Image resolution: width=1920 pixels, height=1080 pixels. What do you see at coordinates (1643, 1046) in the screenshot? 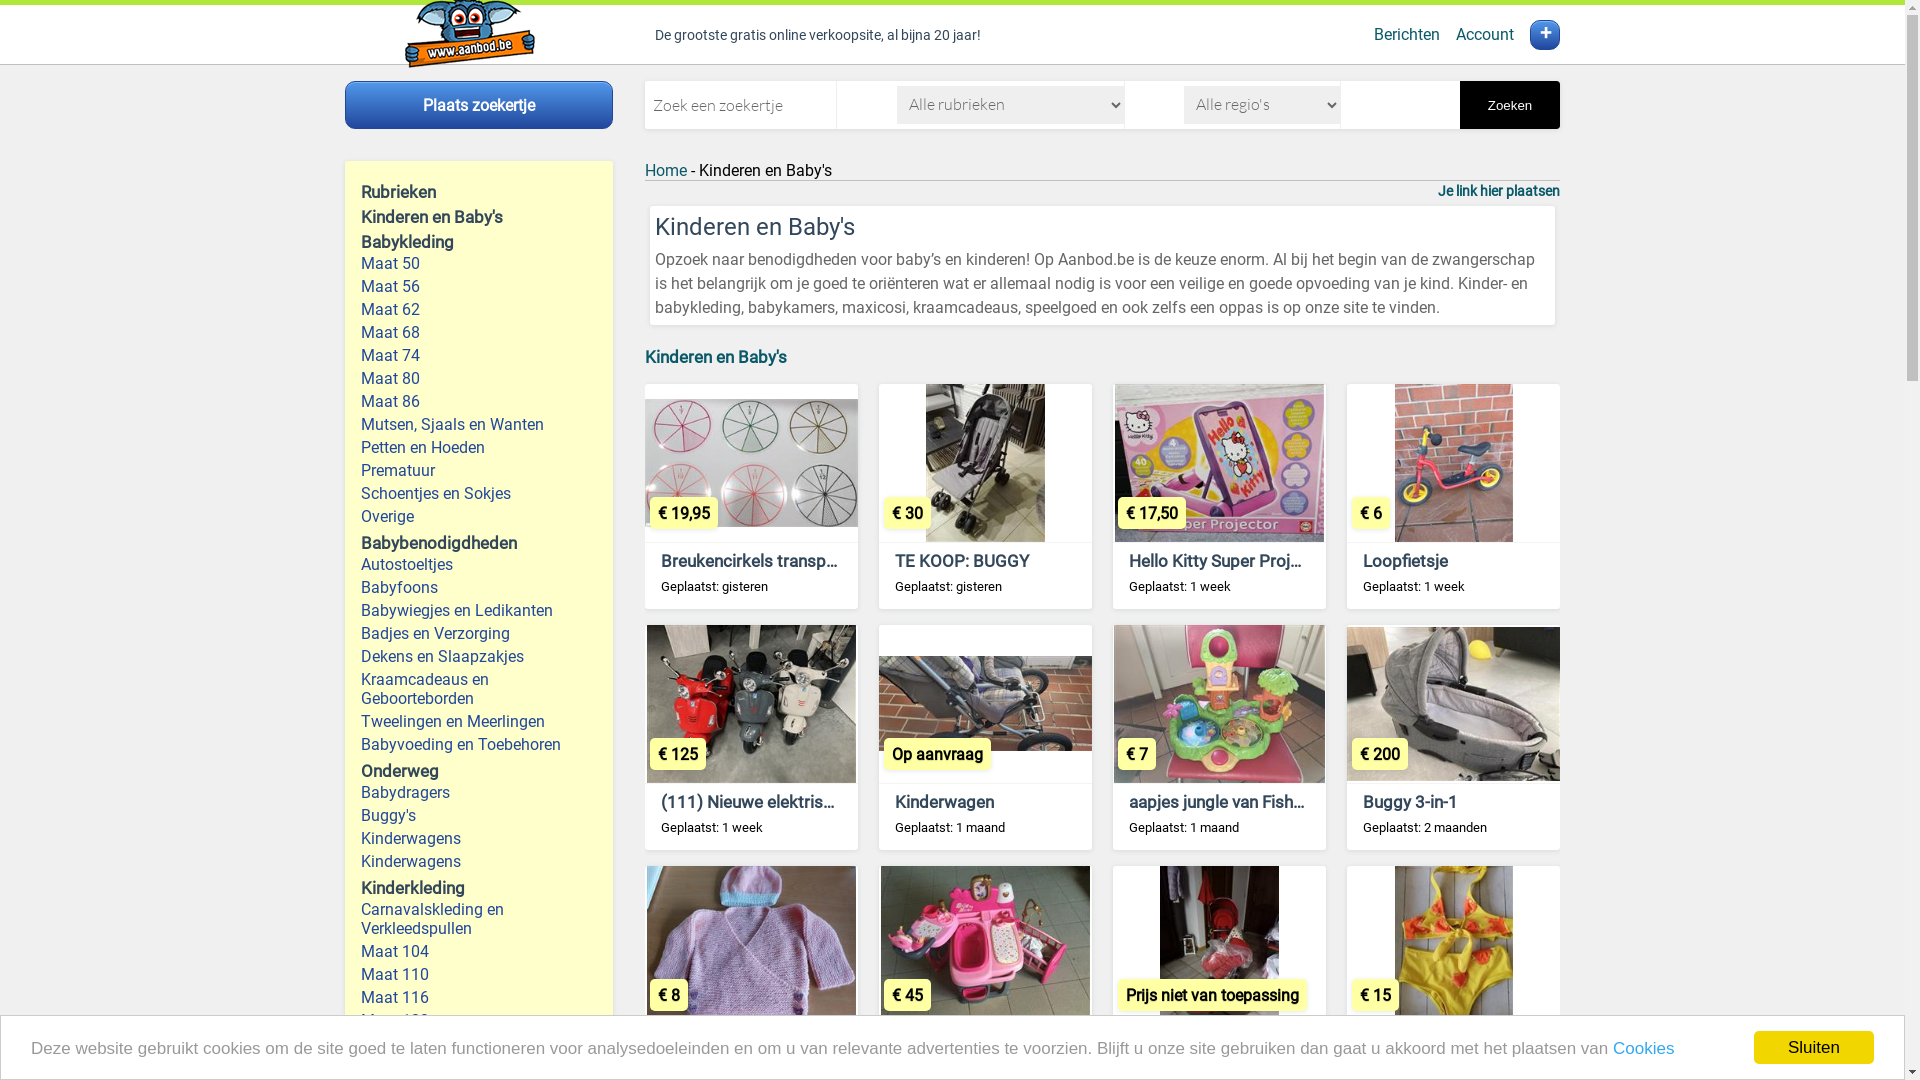
I see `'Cookies'` at bounding box center [1643, 1046].